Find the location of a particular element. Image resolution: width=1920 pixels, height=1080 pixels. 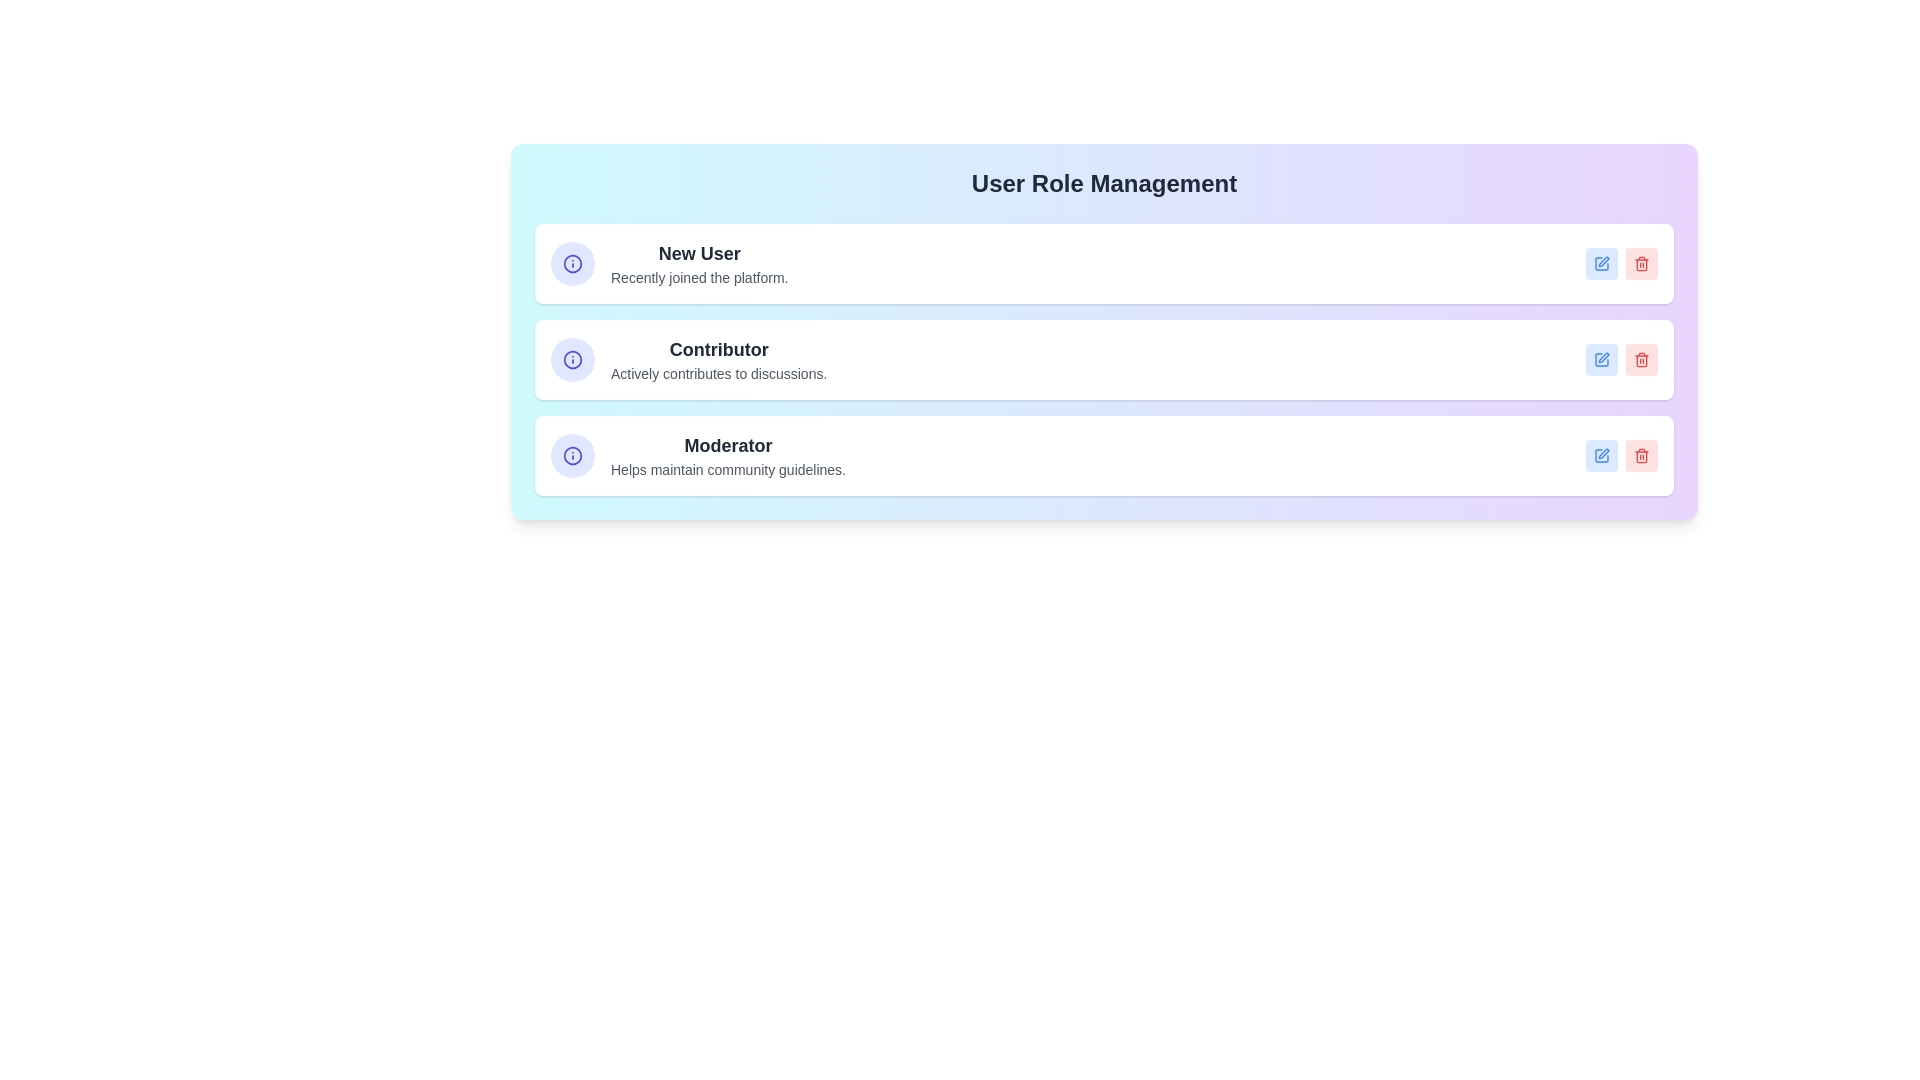

the information icon of the tag labeled 'New User' is located at coordinates (571, 262).